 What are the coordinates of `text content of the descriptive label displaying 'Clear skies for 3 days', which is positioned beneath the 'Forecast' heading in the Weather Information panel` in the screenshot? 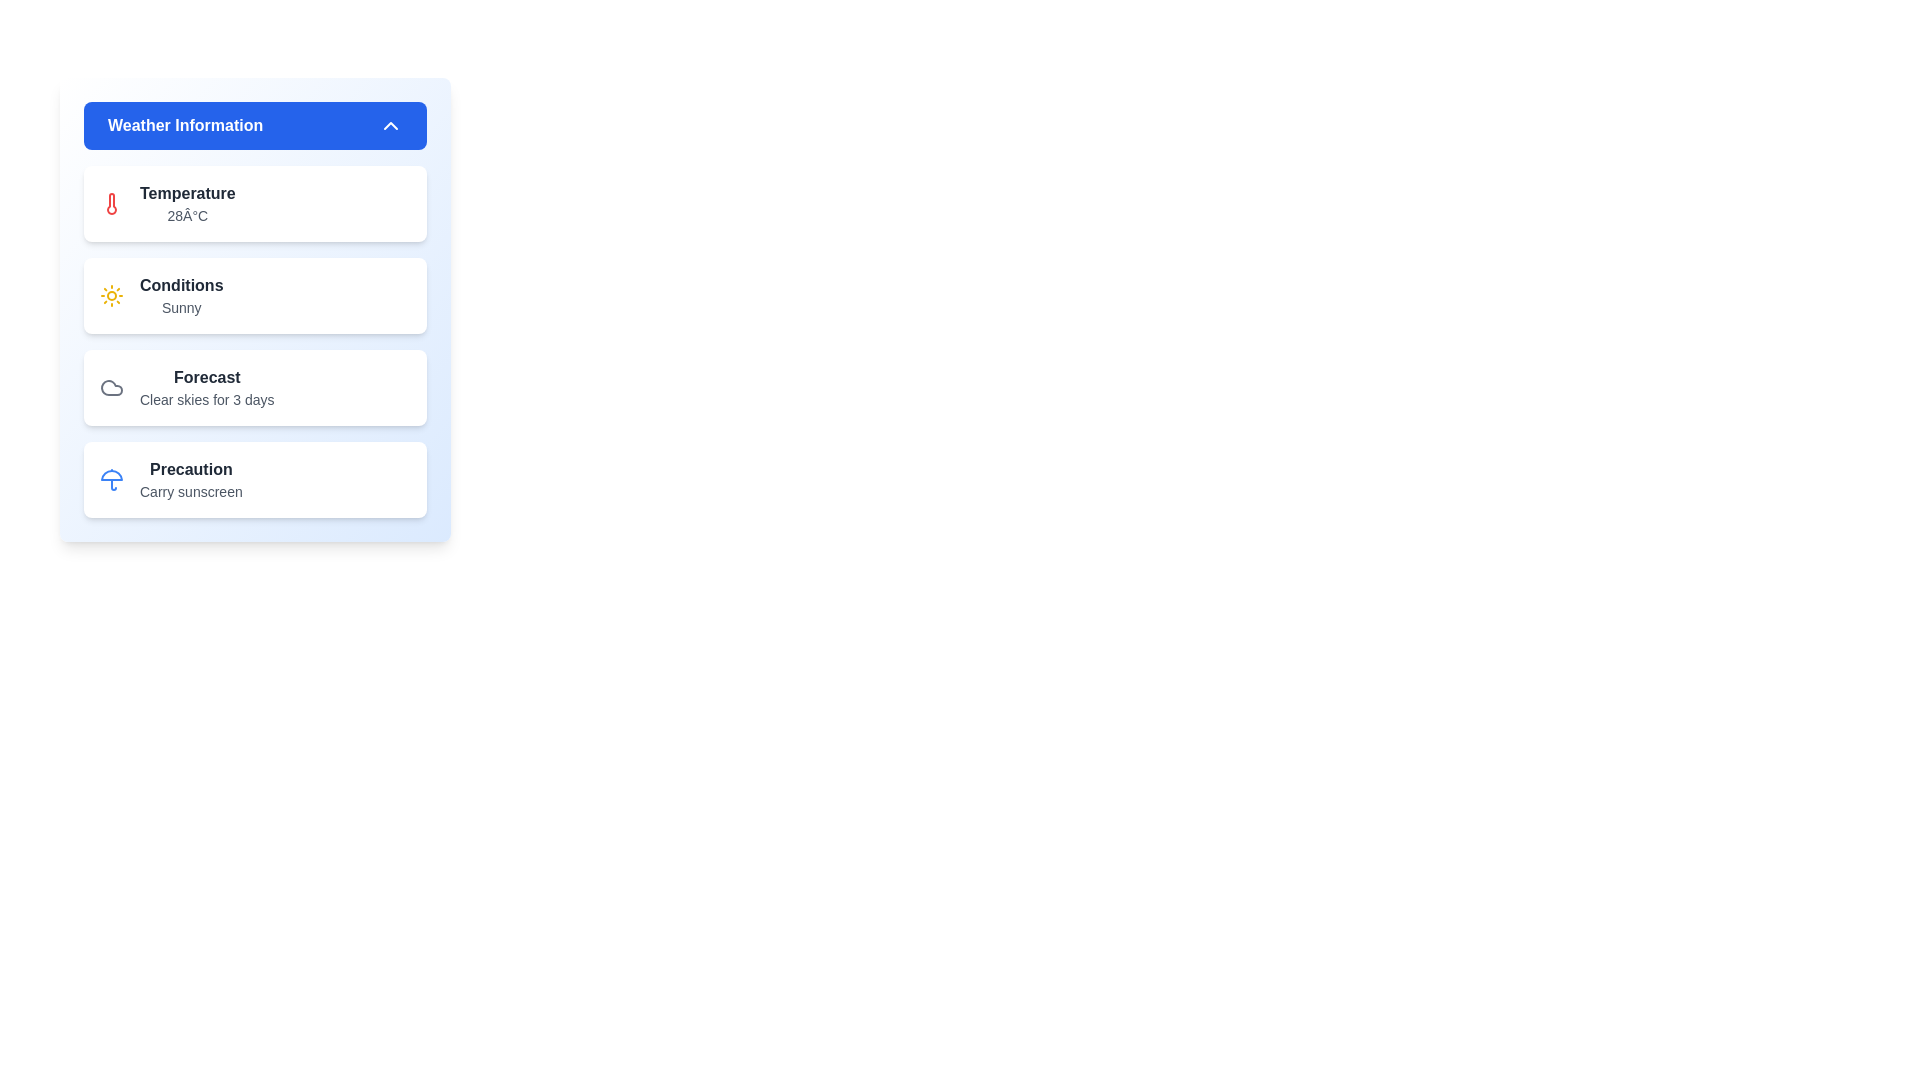 It's located at (207, 400).